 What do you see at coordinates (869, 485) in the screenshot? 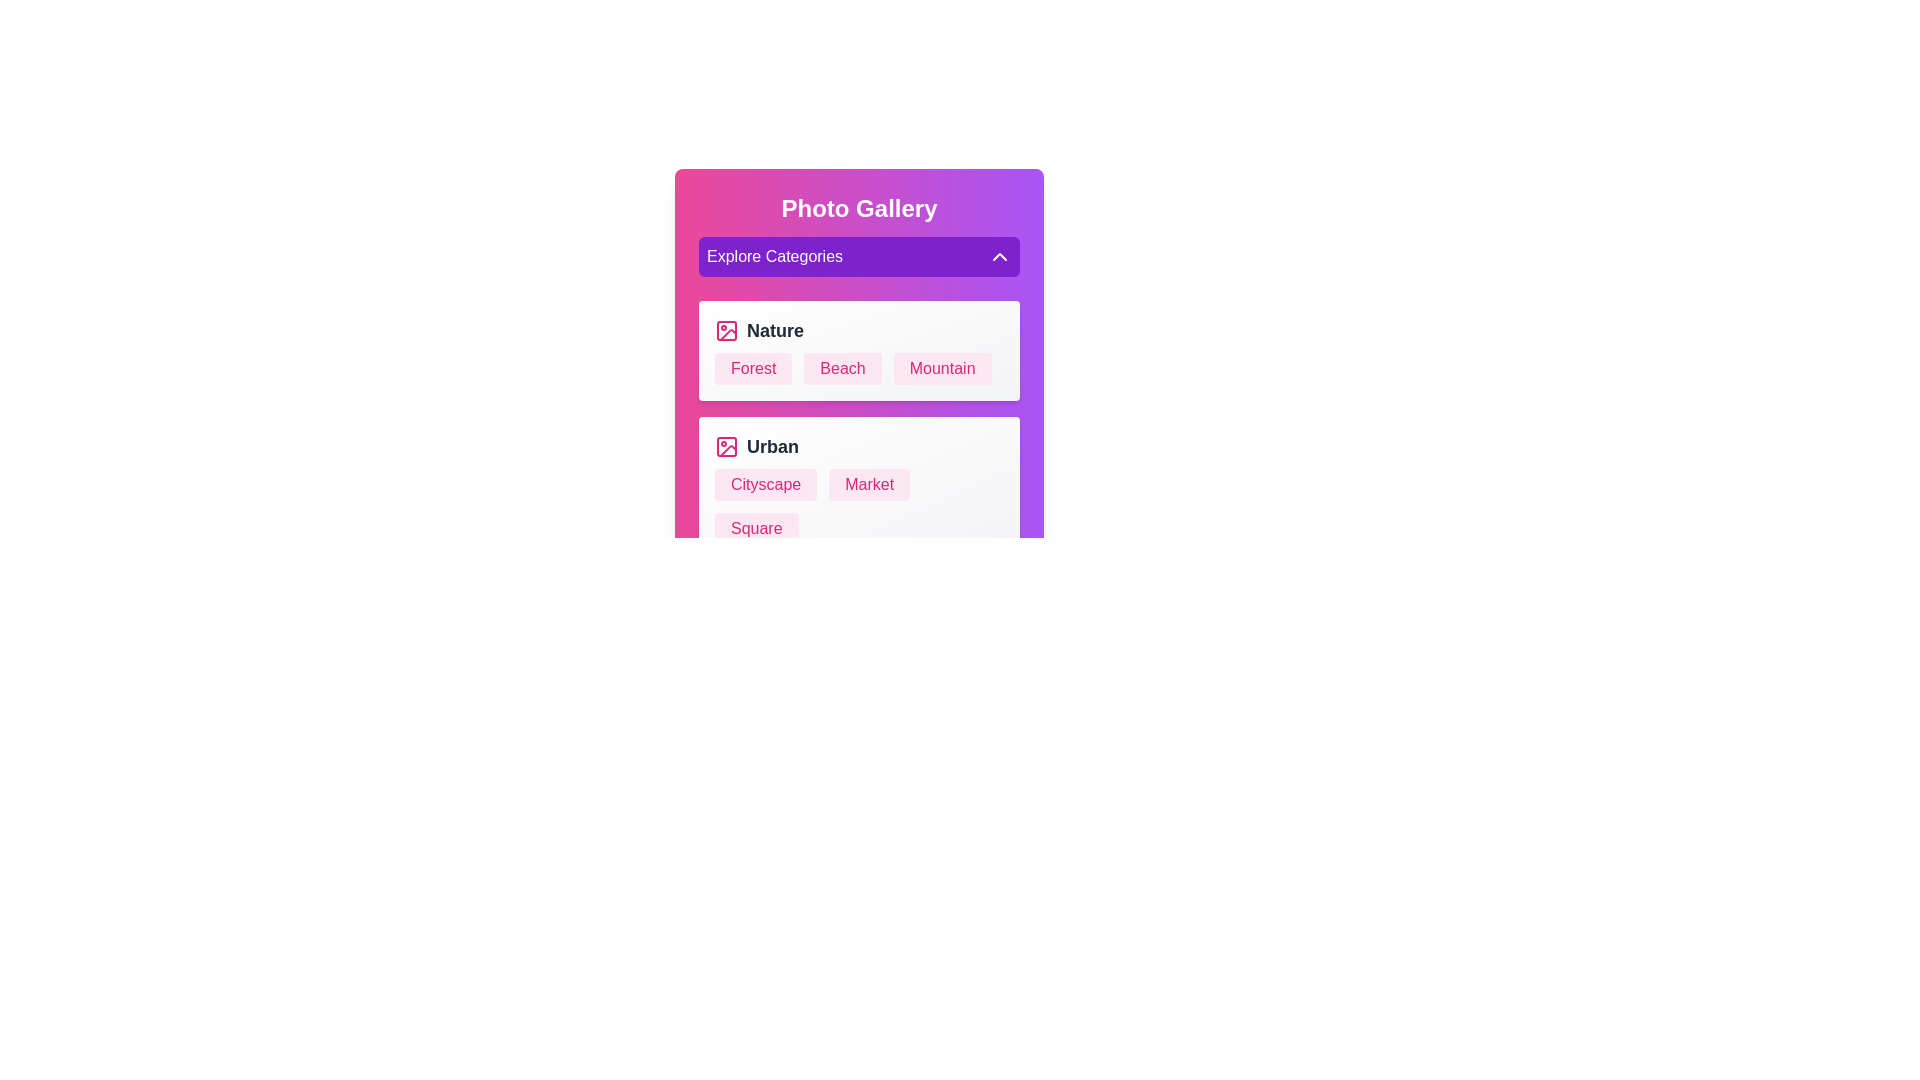
I see `the text element labeled 'Market' to select it` at bounding box center [869, 485].